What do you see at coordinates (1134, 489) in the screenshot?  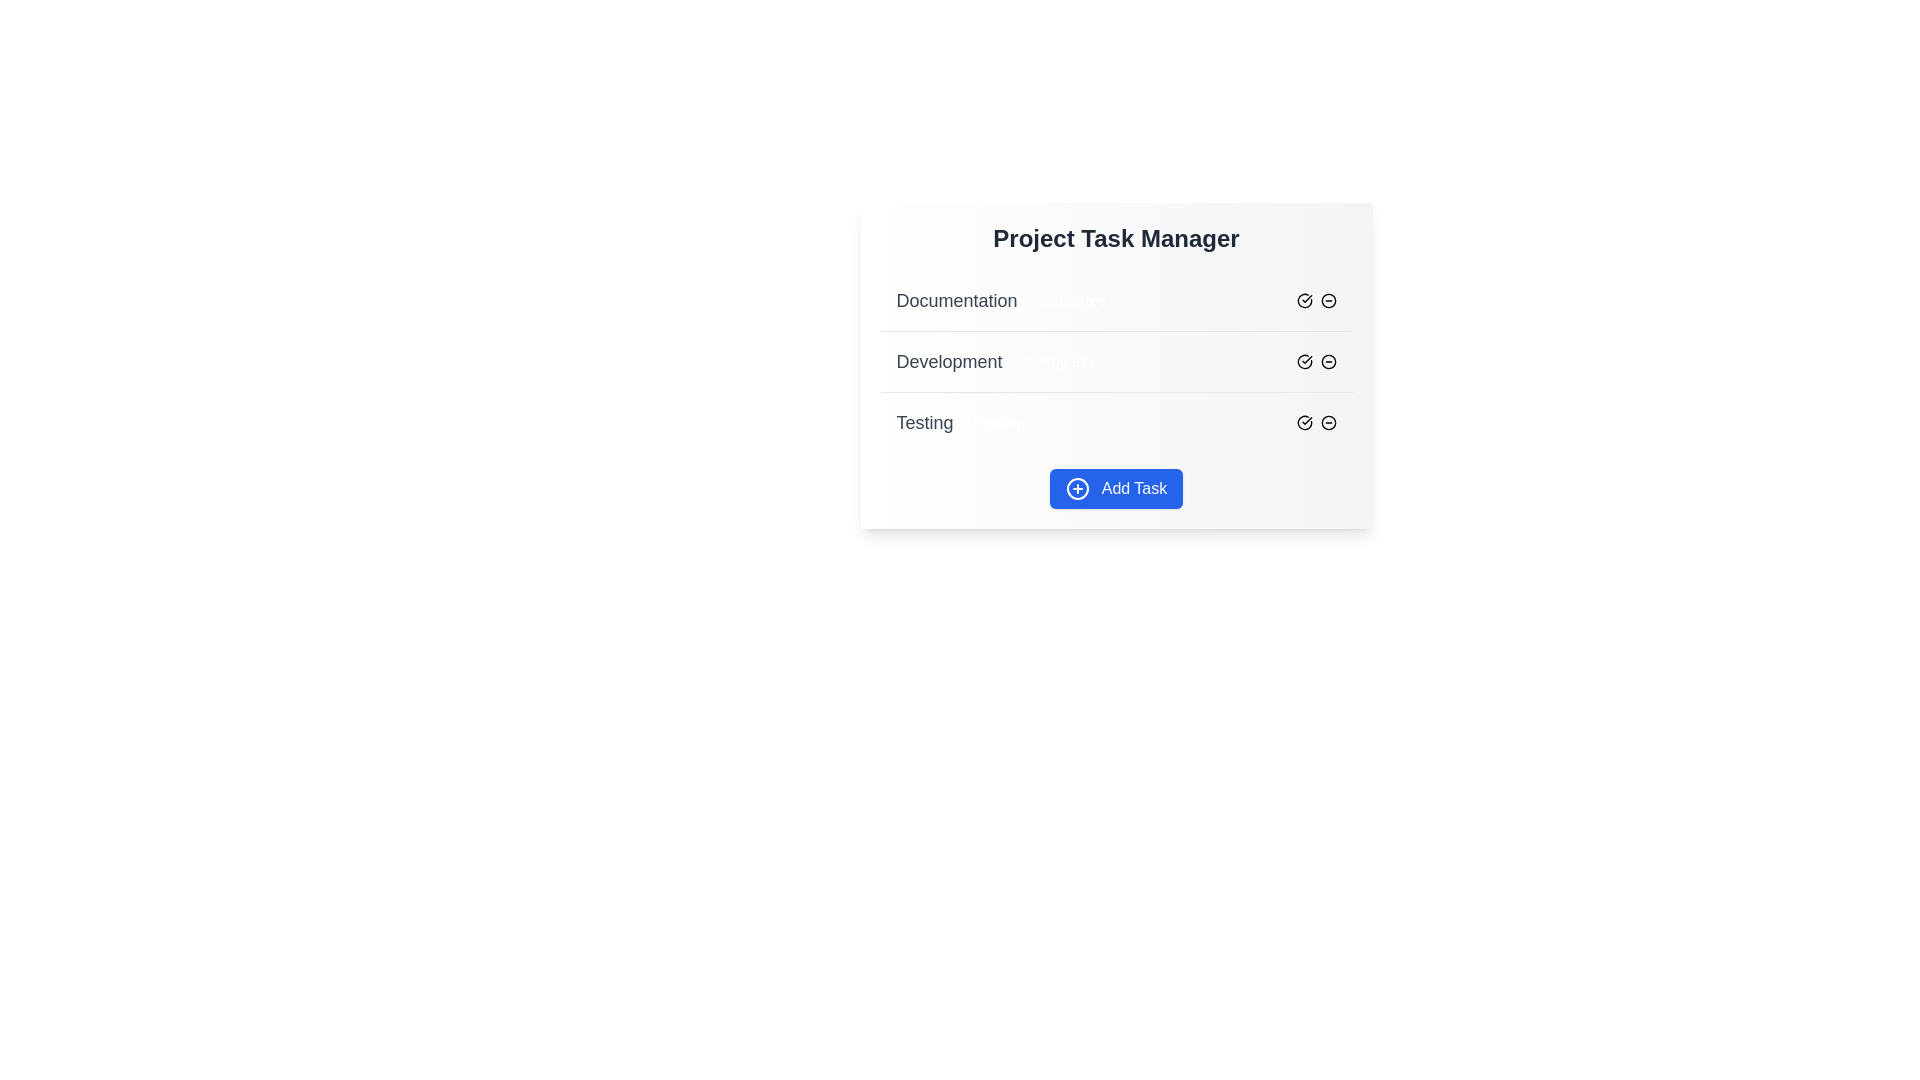 I see `the text component displaying 'Add Task'` at bounding box center [1134, 489].